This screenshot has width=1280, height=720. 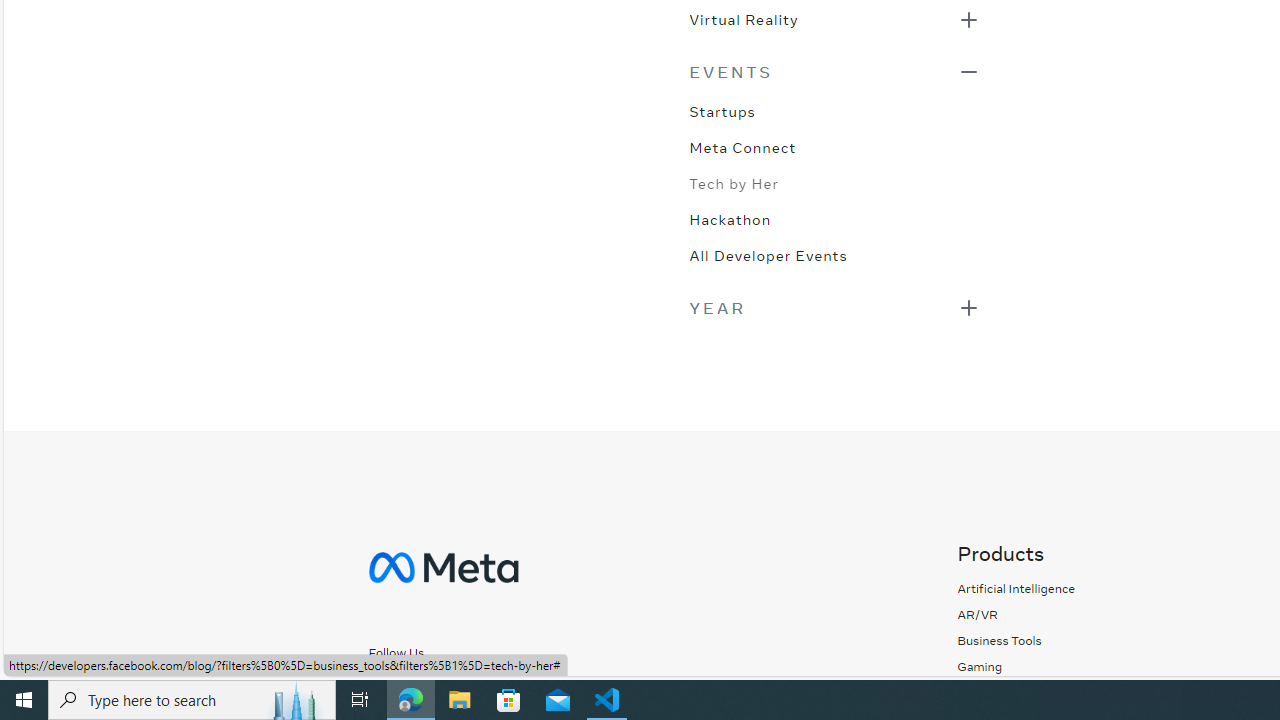 I want to click on 'Artificial Intelligence', so click(x=1016, y=587).